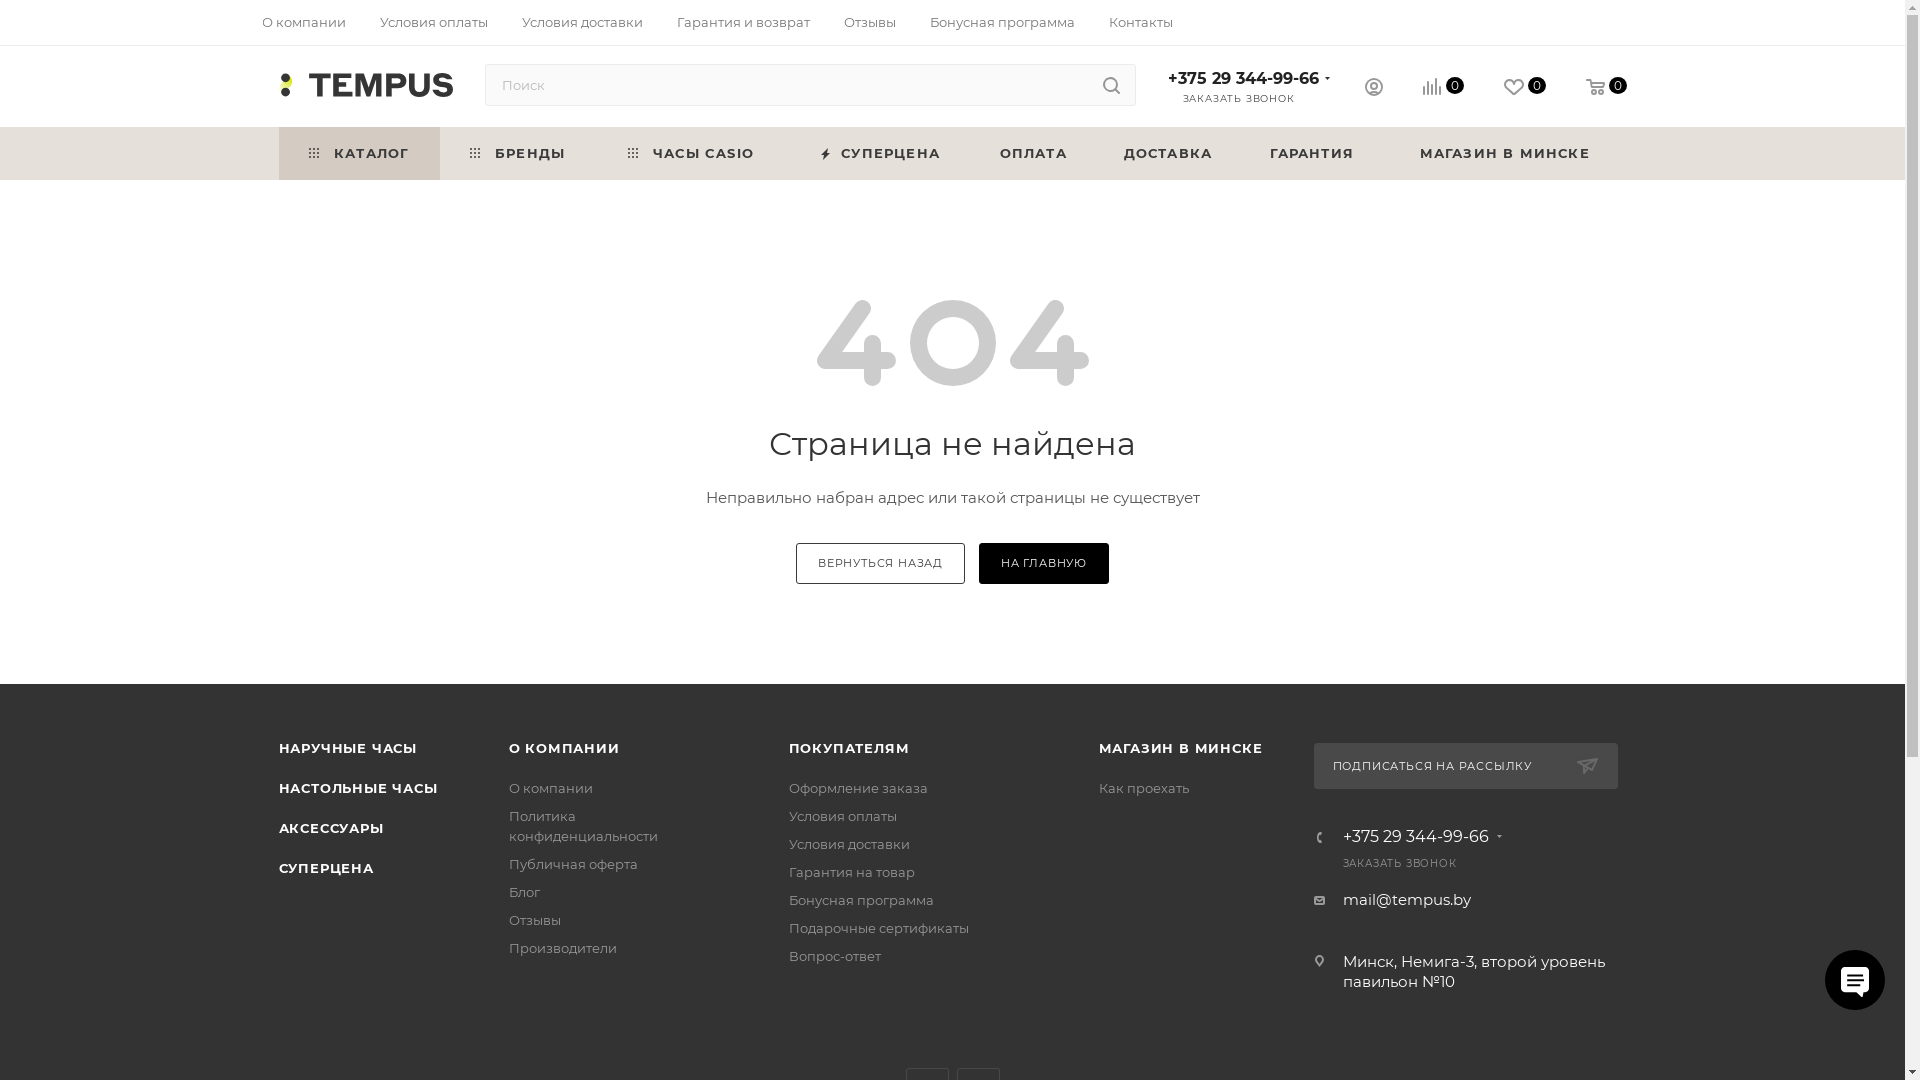 This screenshot has width=1920, height=1080. Describe the element at coordinates (1405, 898) in the screenshot. I see `'mail@tempus.by'` at that location.